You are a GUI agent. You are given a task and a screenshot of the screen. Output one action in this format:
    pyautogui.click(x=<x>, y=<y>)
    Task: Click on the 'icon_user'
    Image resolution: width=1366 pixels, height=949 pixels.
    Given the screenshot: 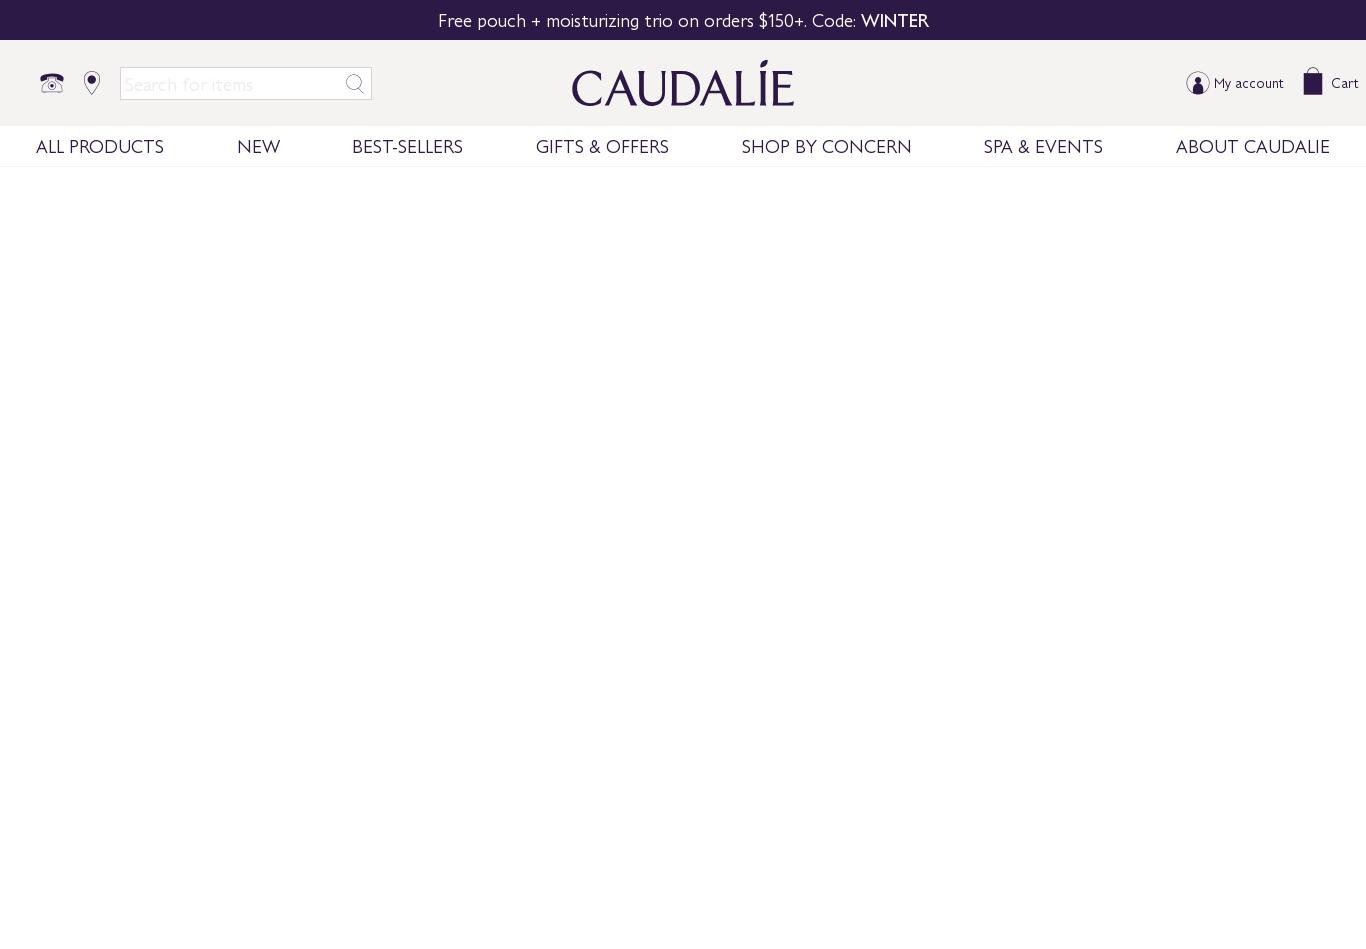 What is the action you would take?
    pyautogui.click(x=1197, y=83)
    